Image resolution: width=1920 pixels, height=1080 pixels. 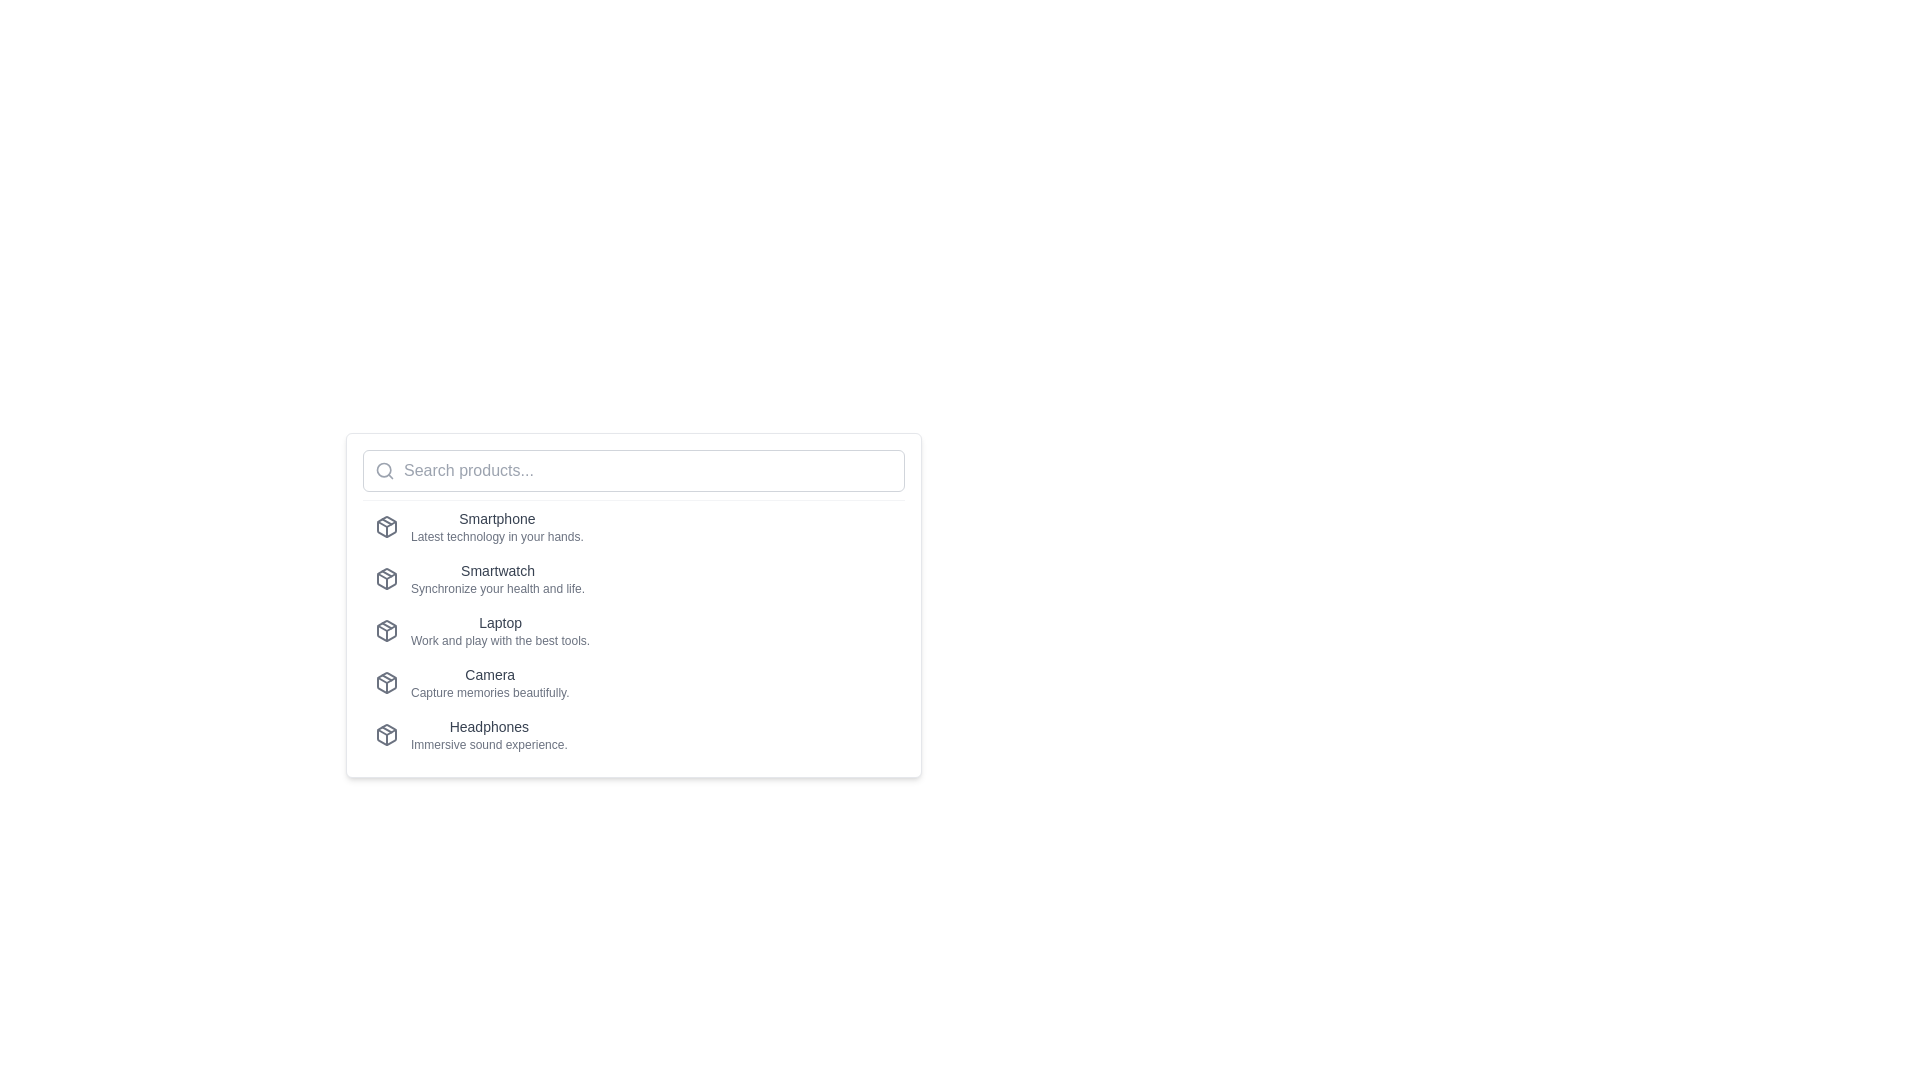 What do you see at coordinates (489, 735) in the screenshot?
I see `the text block displaying 'Headphones' in the fifth row of the search results` at bounding box center [489, 735].